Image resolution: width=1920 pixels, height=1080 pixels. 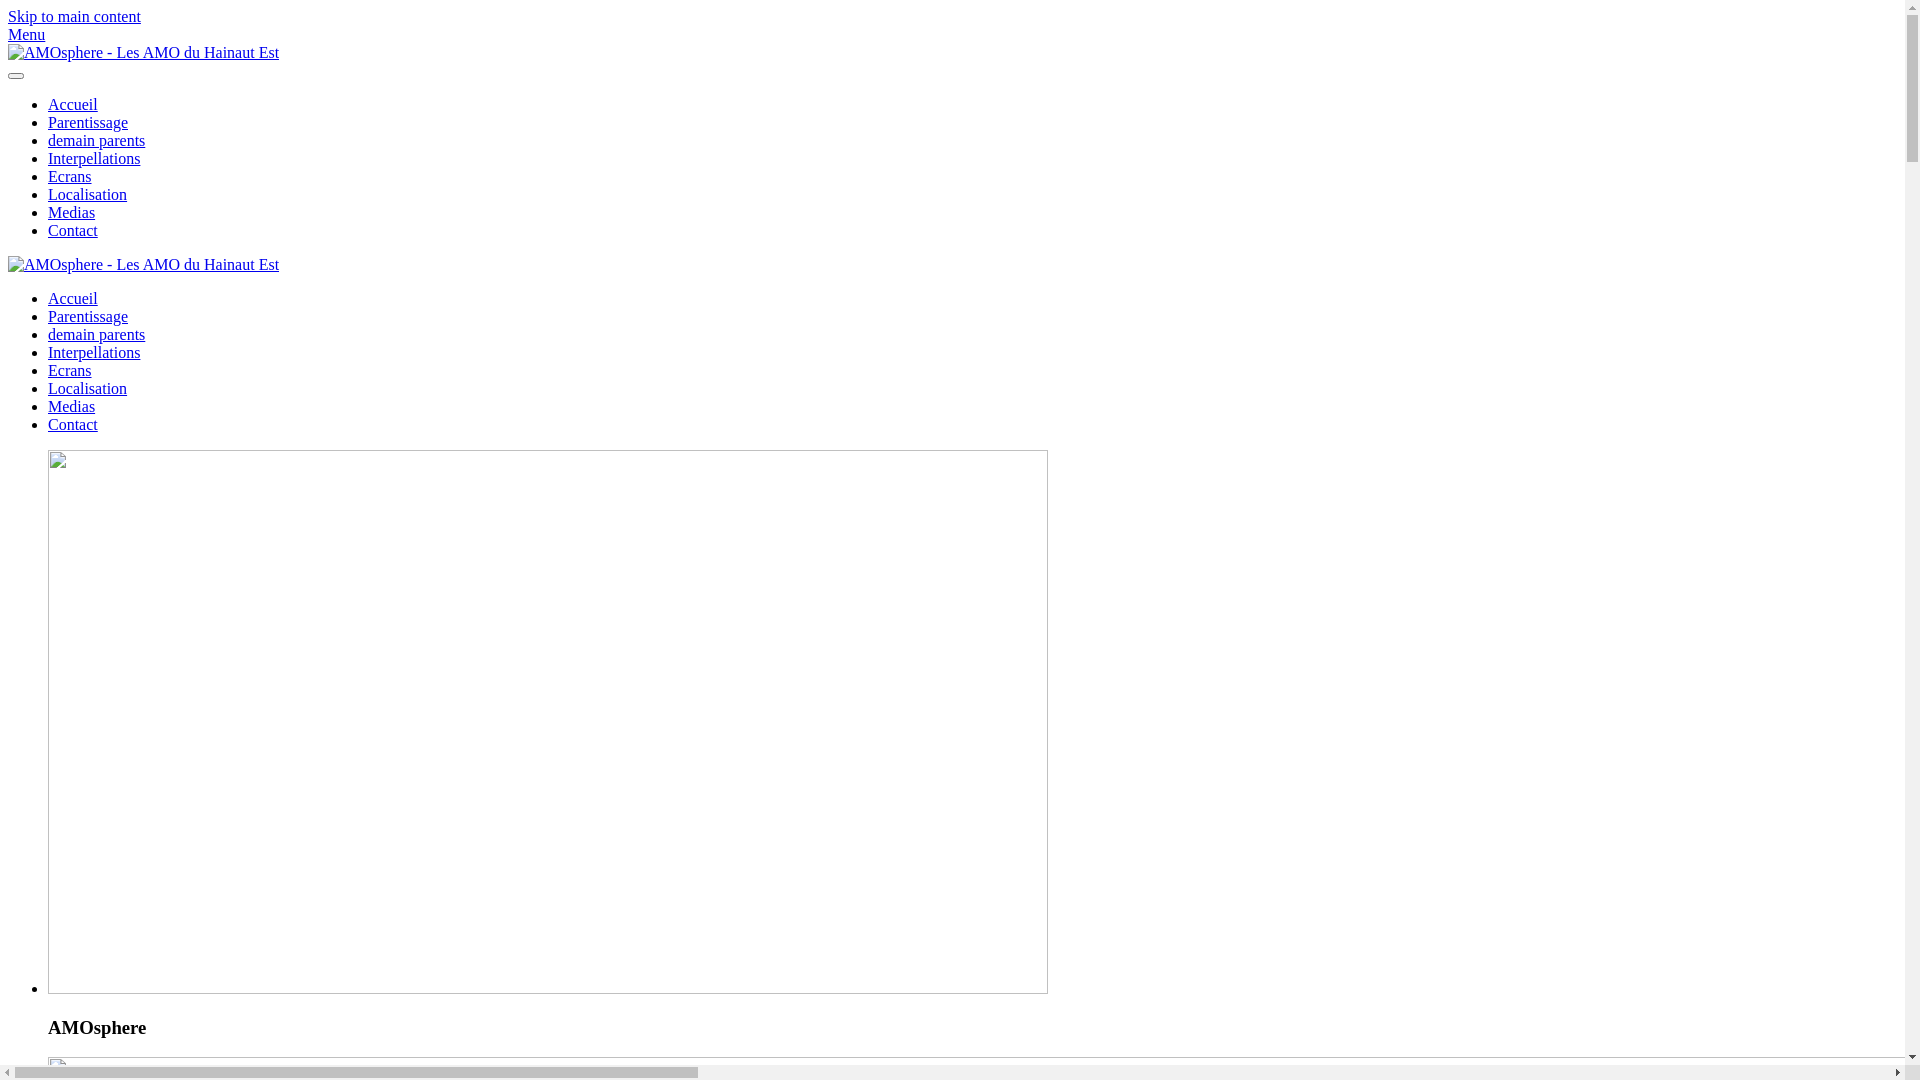 I want to click on 'demain parents', so click(x=95, y=333).